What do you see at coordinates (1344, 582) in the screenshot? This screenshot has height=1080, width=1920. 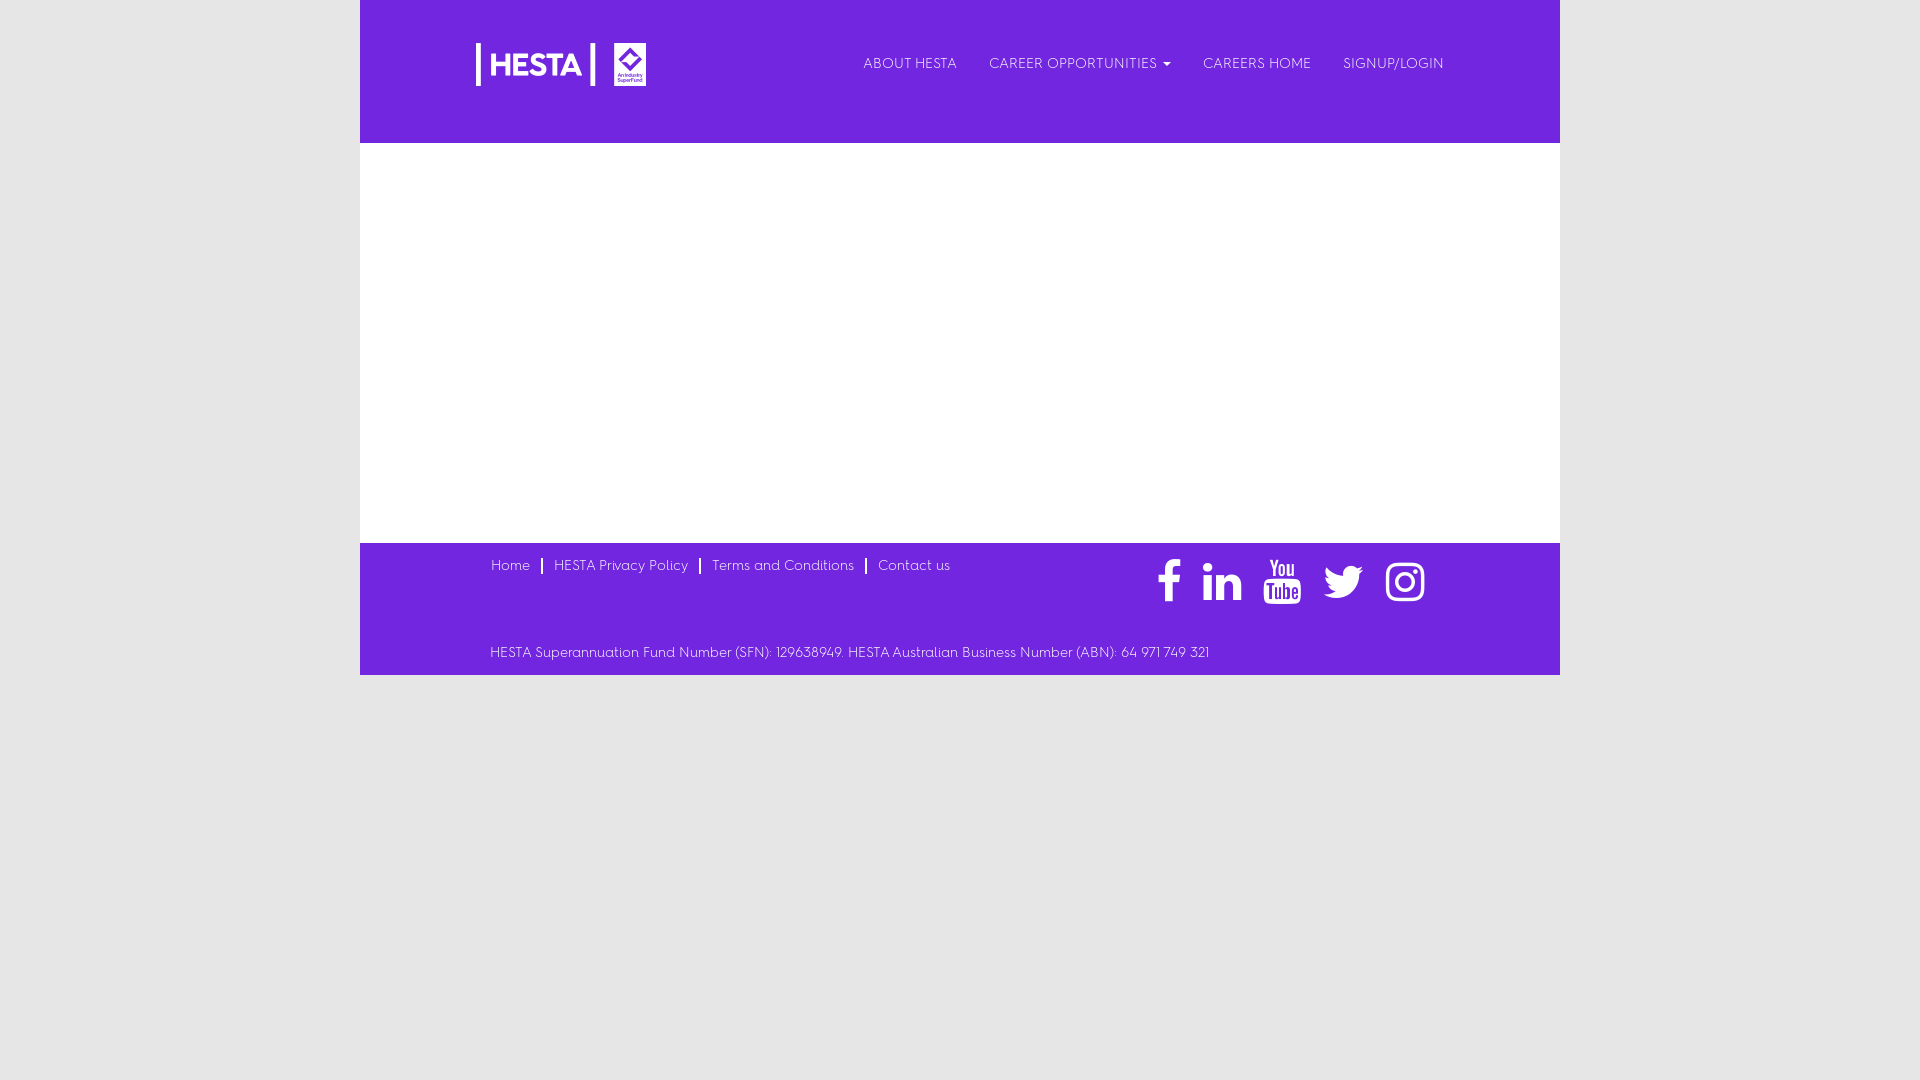 I see `'twitter'` at bounding box center [1344, 582].